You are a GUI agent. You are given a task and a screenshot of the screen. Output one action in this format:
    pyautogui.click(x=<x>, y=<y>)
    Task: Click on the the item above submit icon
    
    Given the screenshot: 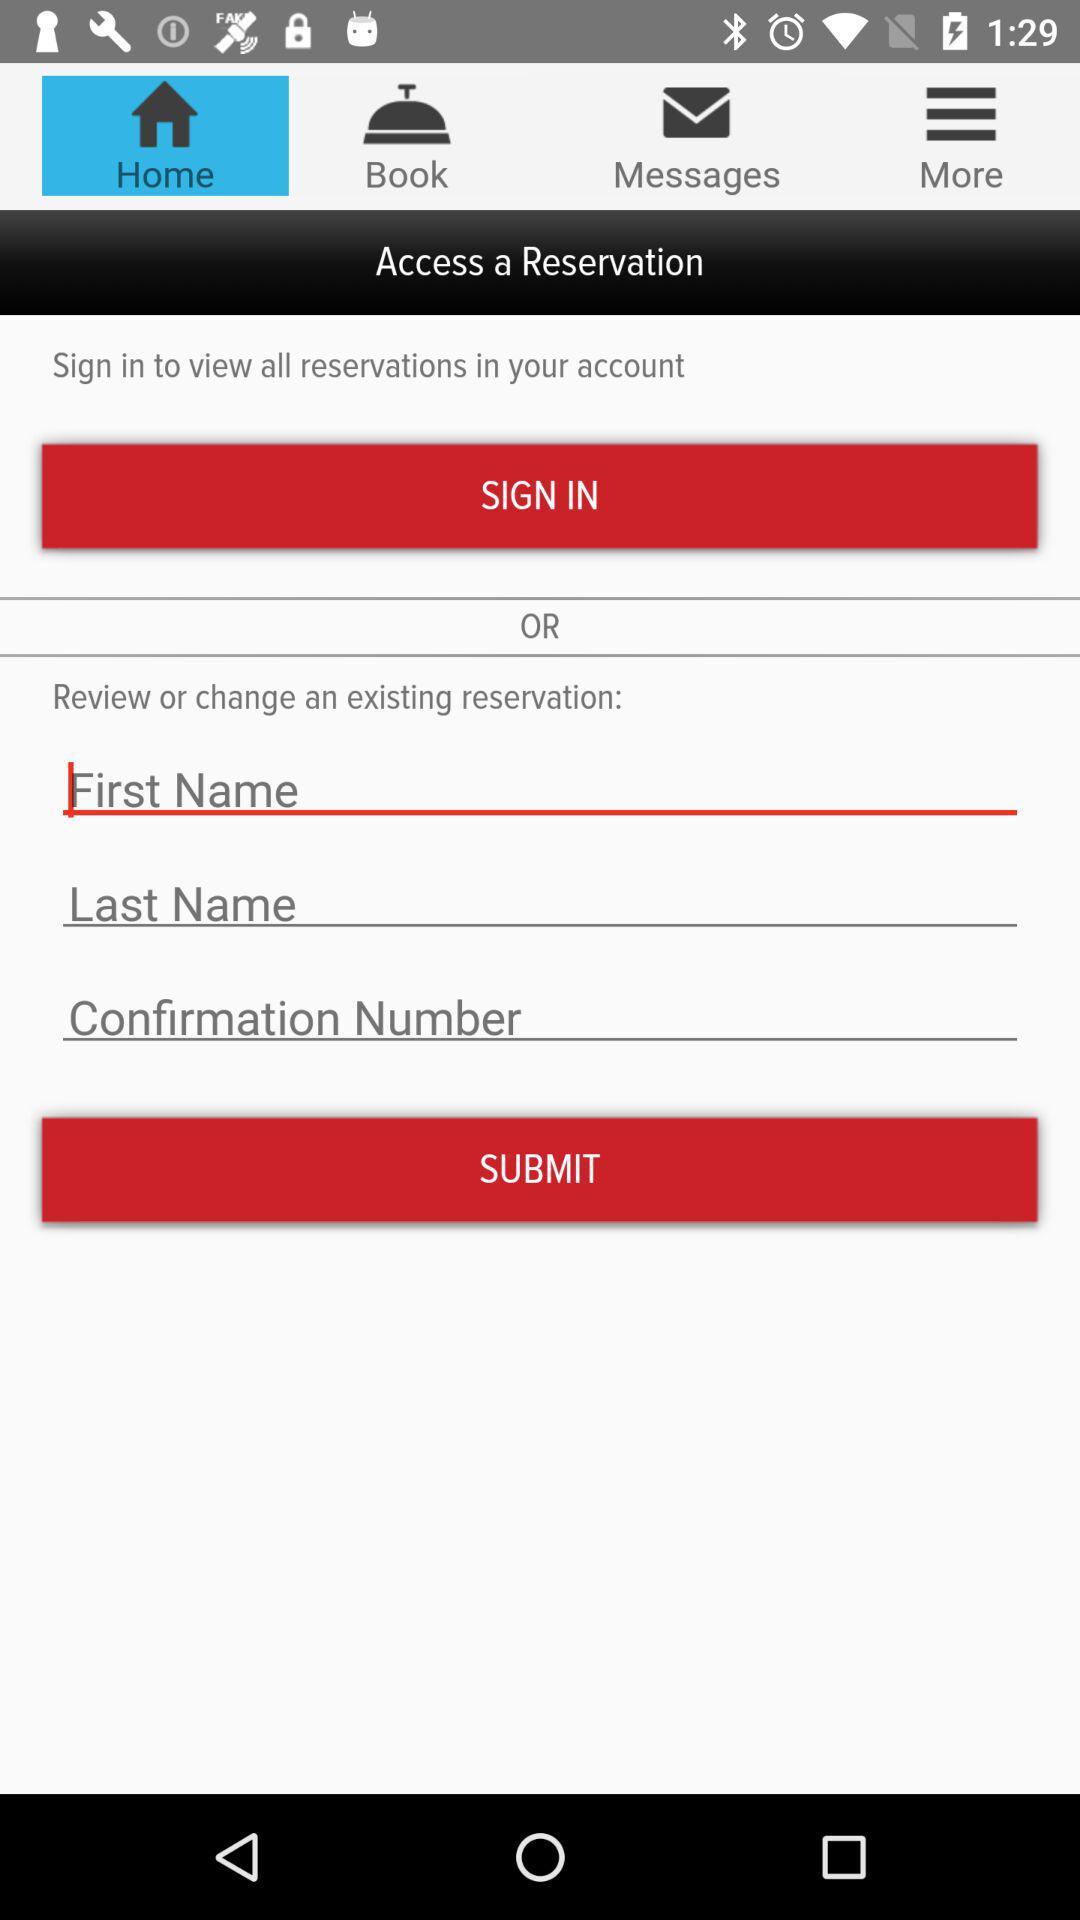 What is the action you would take?
    pyautogui.click(x=540, y=1017)
    